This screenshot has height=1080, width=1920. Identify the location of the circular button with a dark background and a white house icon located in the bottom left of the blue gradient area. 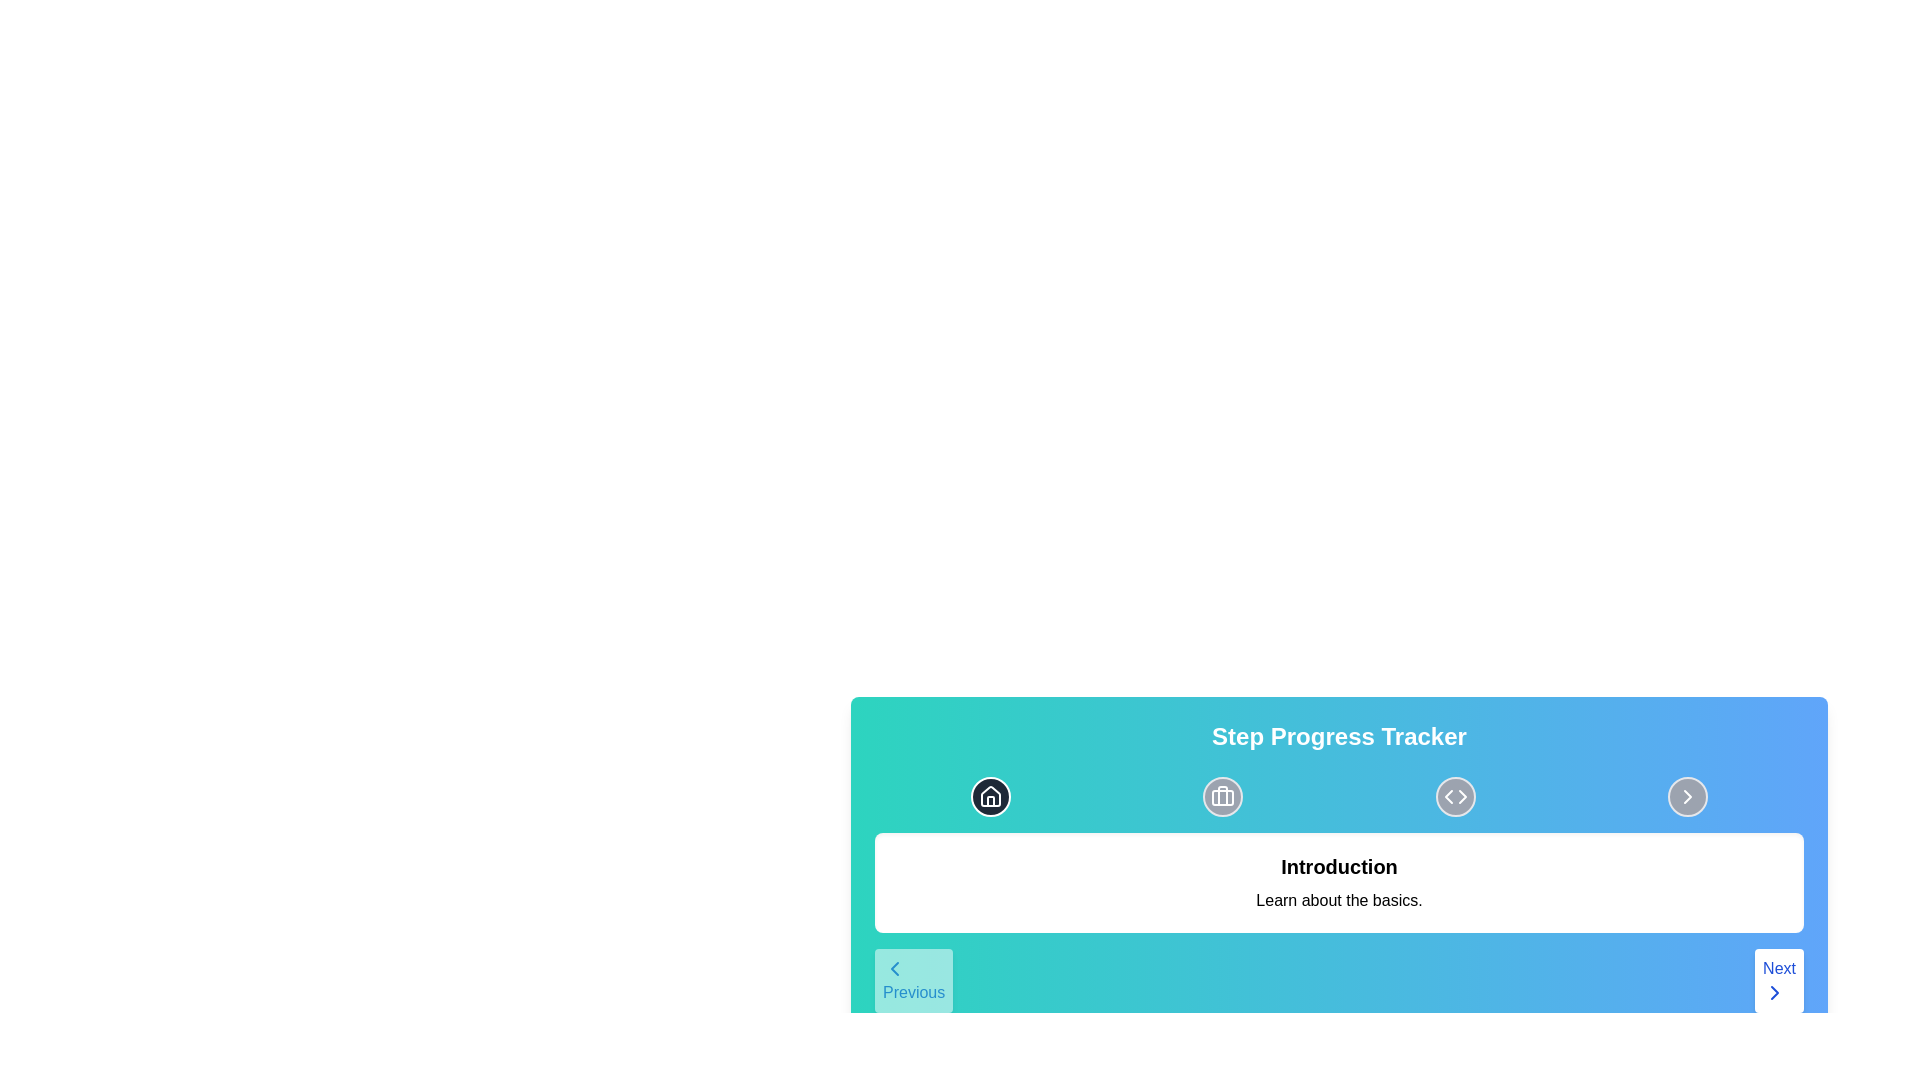
(991, 796).